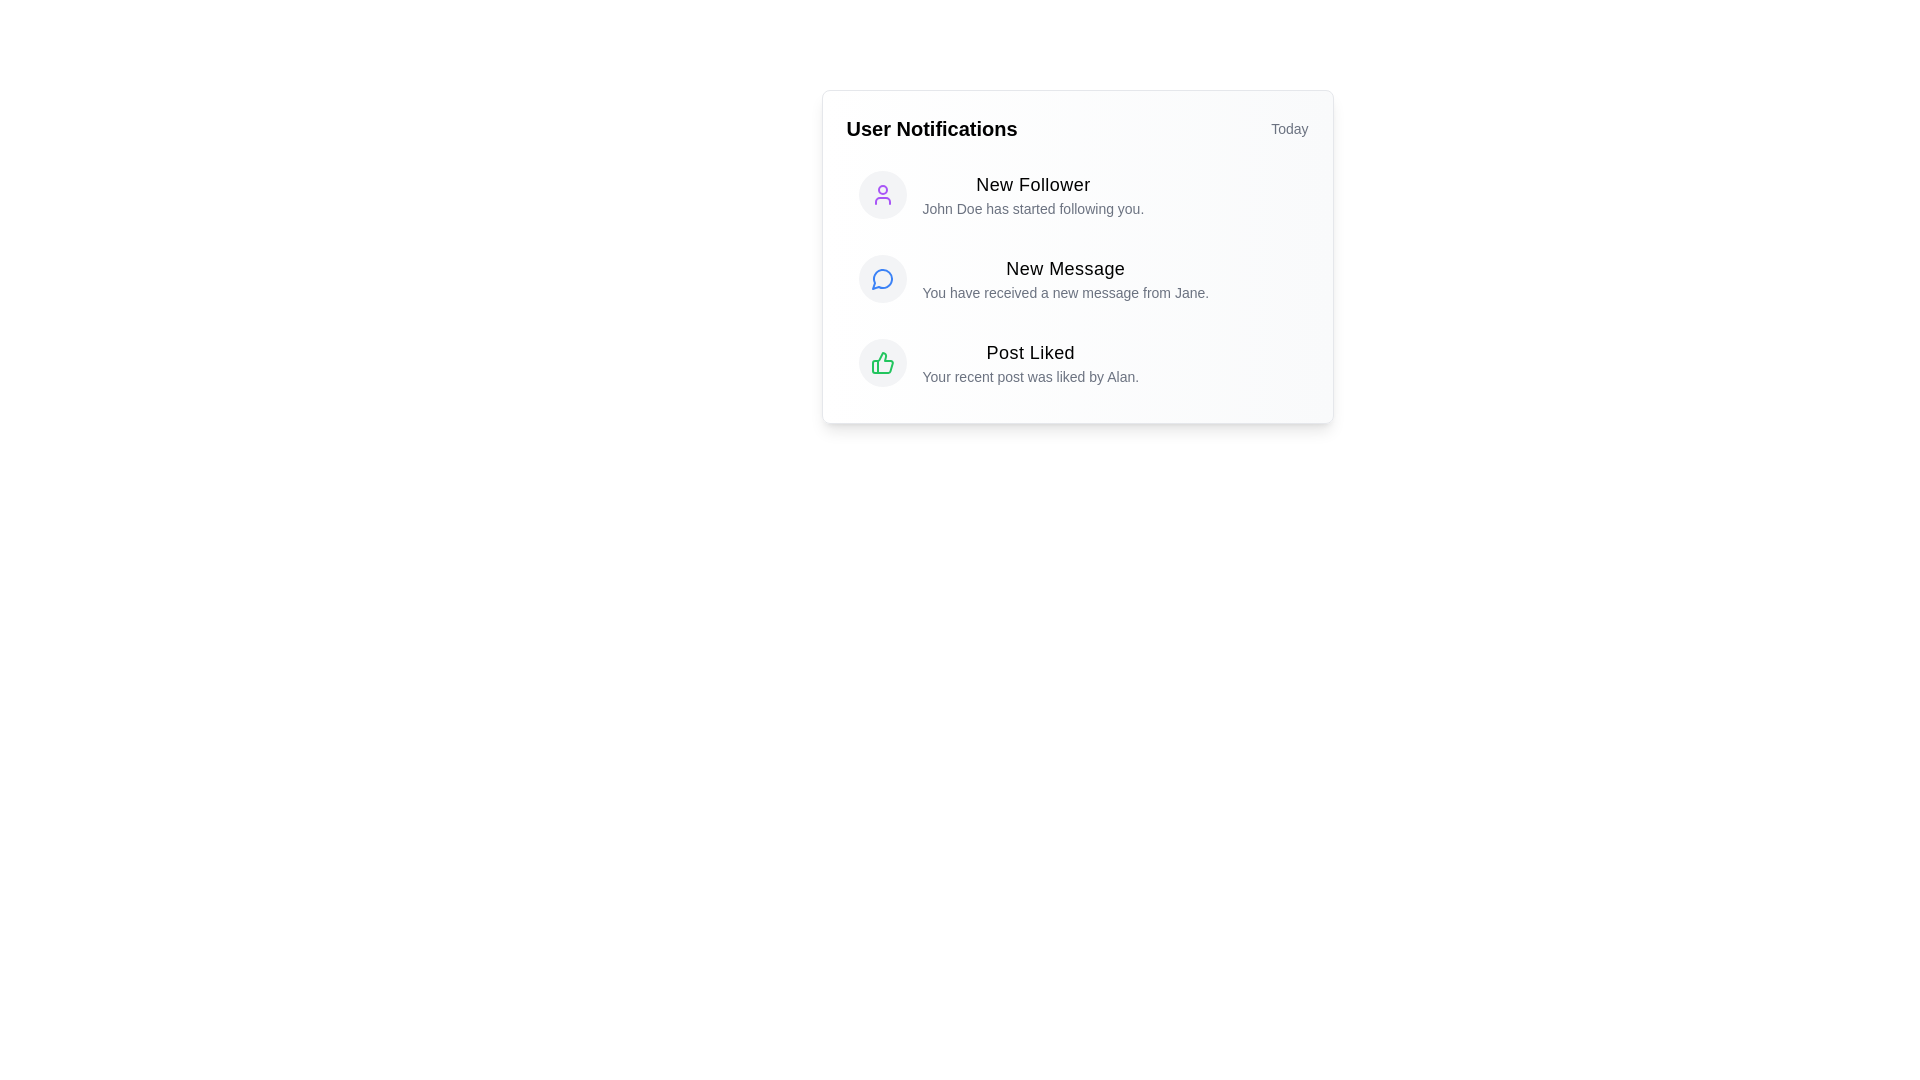 The image size is (1920, 1080). What do you see at coordinates (1064, 278) in the screenshot?
I see `the notification block titled 'New Message' to read the message details from 'Jane'` at bounding box center [1064, 278].